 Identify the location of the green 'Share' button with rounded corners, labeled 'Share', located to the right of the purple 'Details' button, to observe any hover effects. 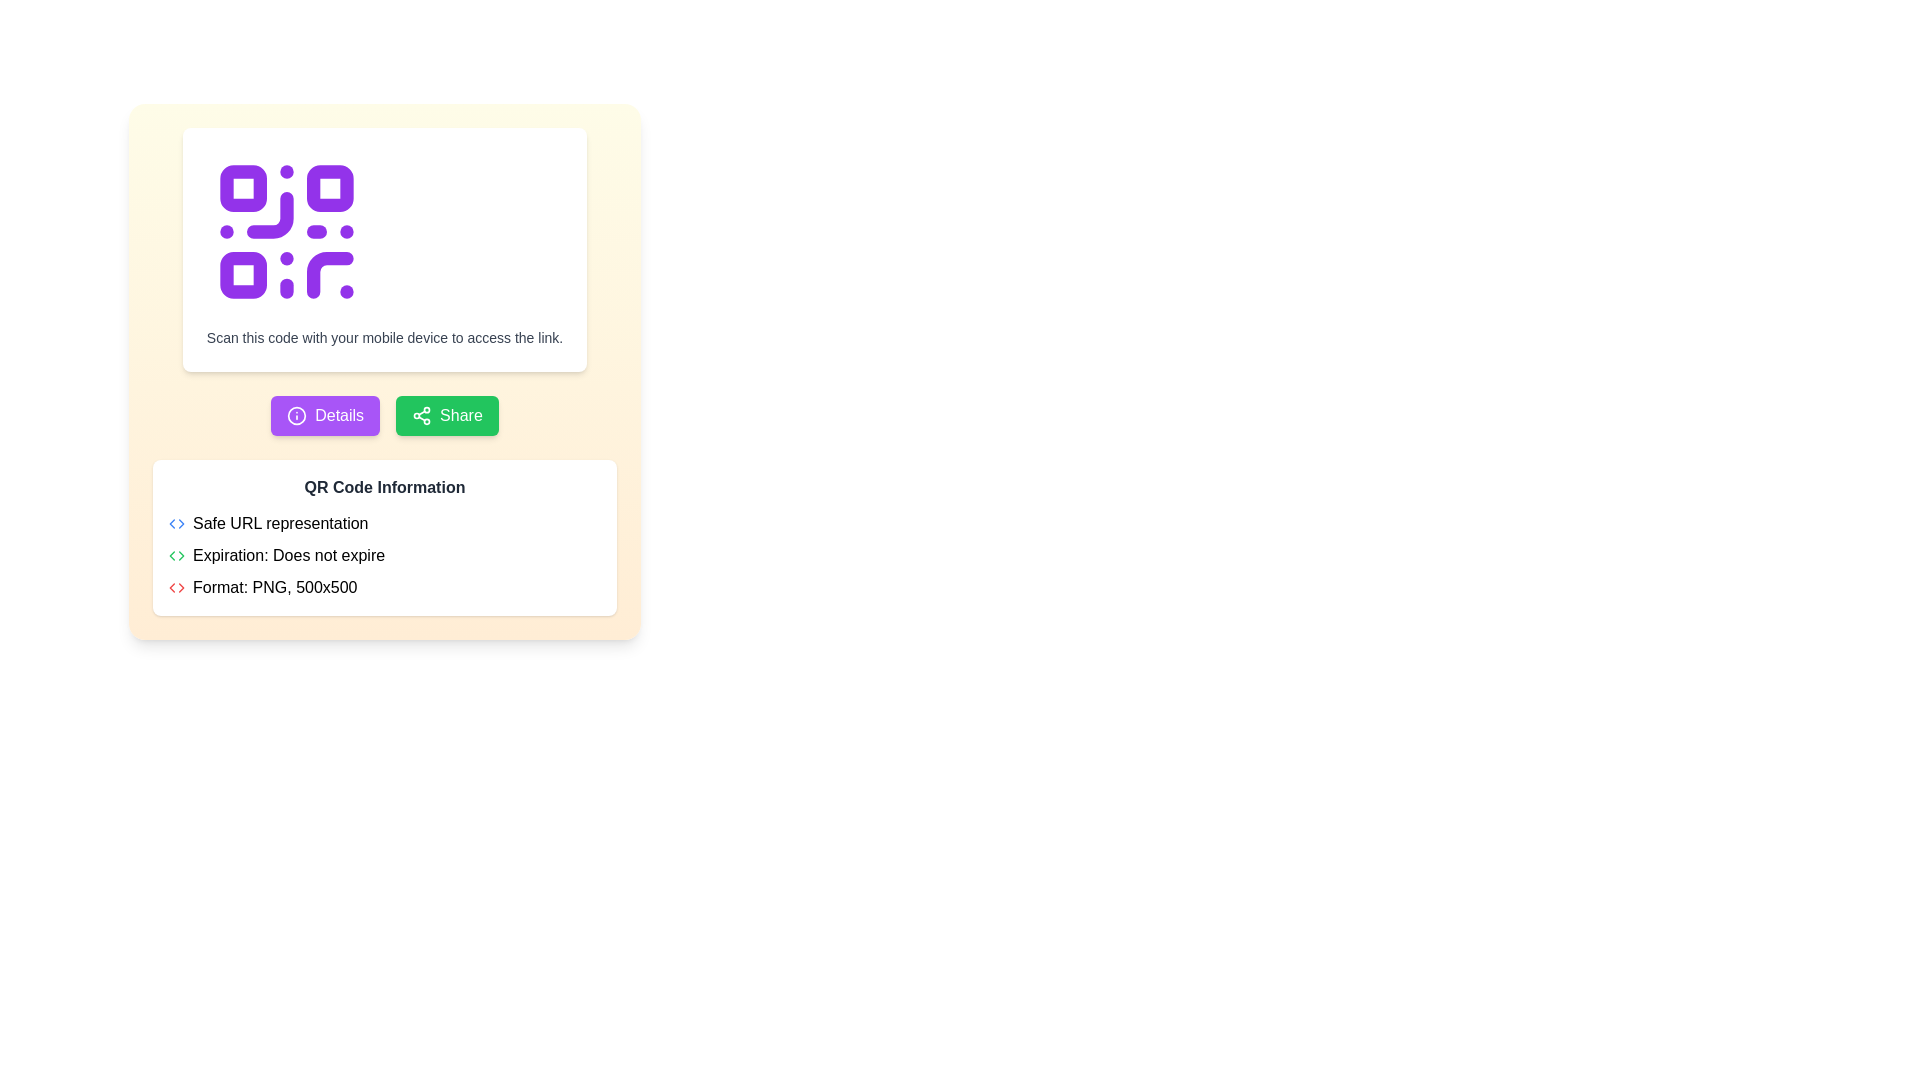
(446, 415).